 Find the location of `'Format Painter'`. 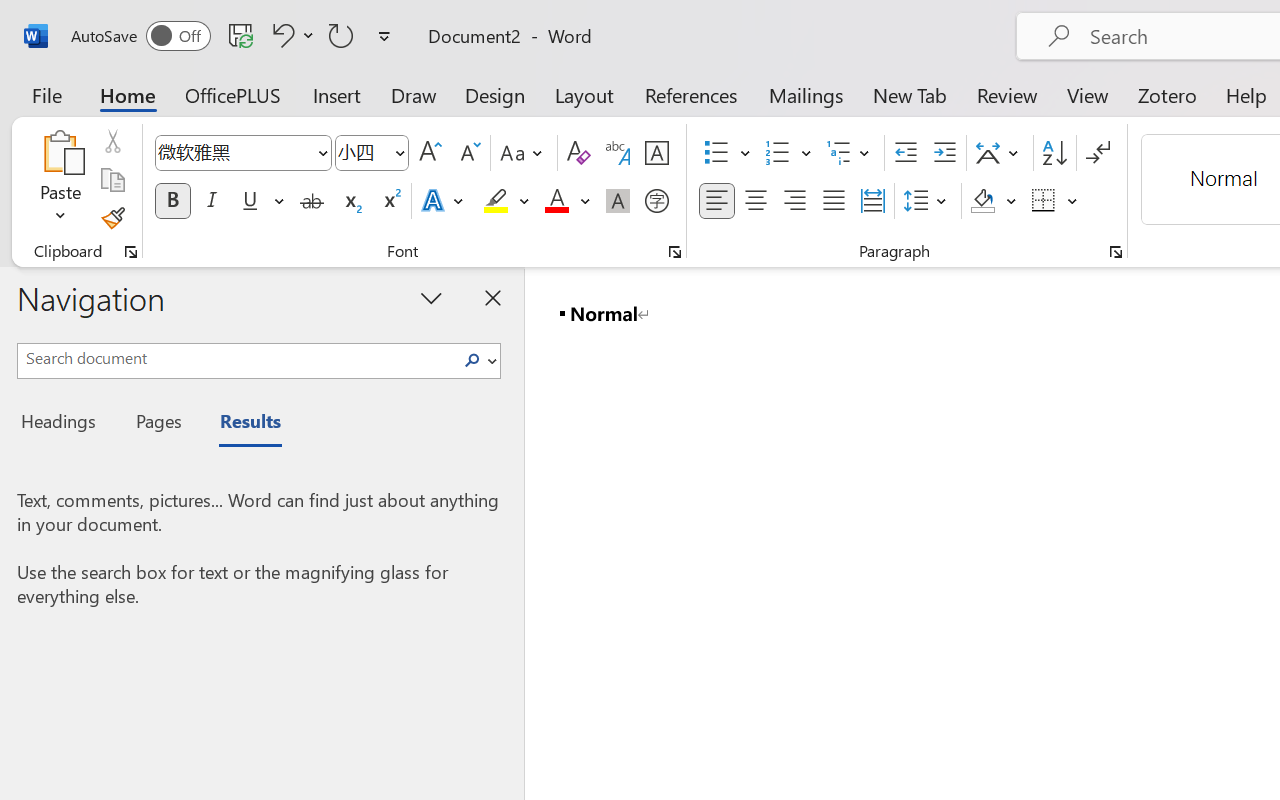

'Format Painter' is located at coordinates (111, 218).